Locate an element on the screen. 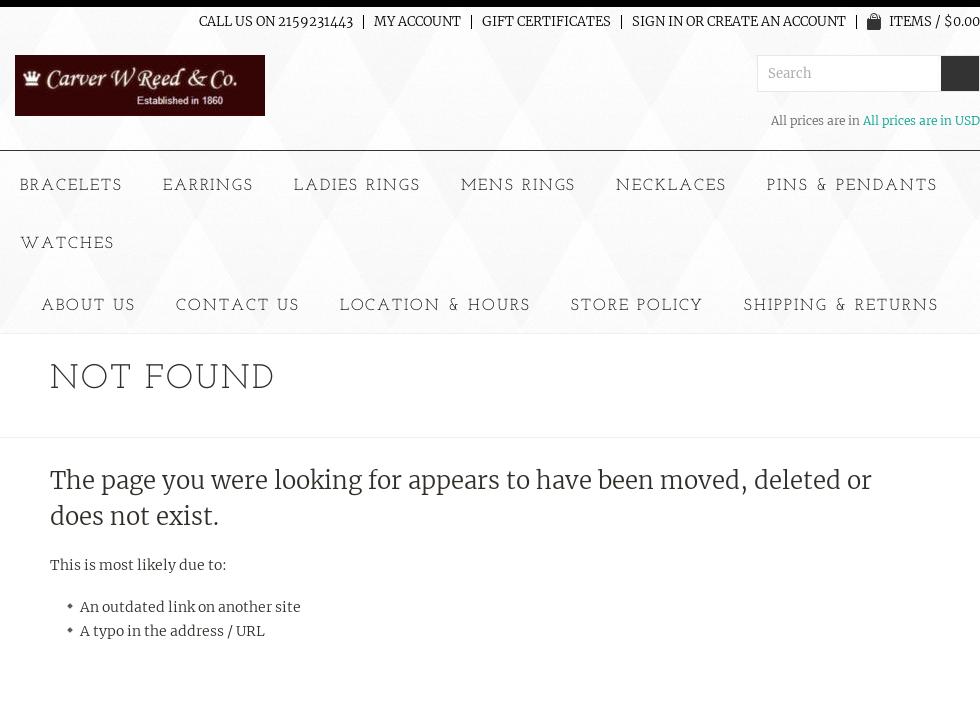 The image size is (980, 708). 'USD' is located at coordinates (967, 119).